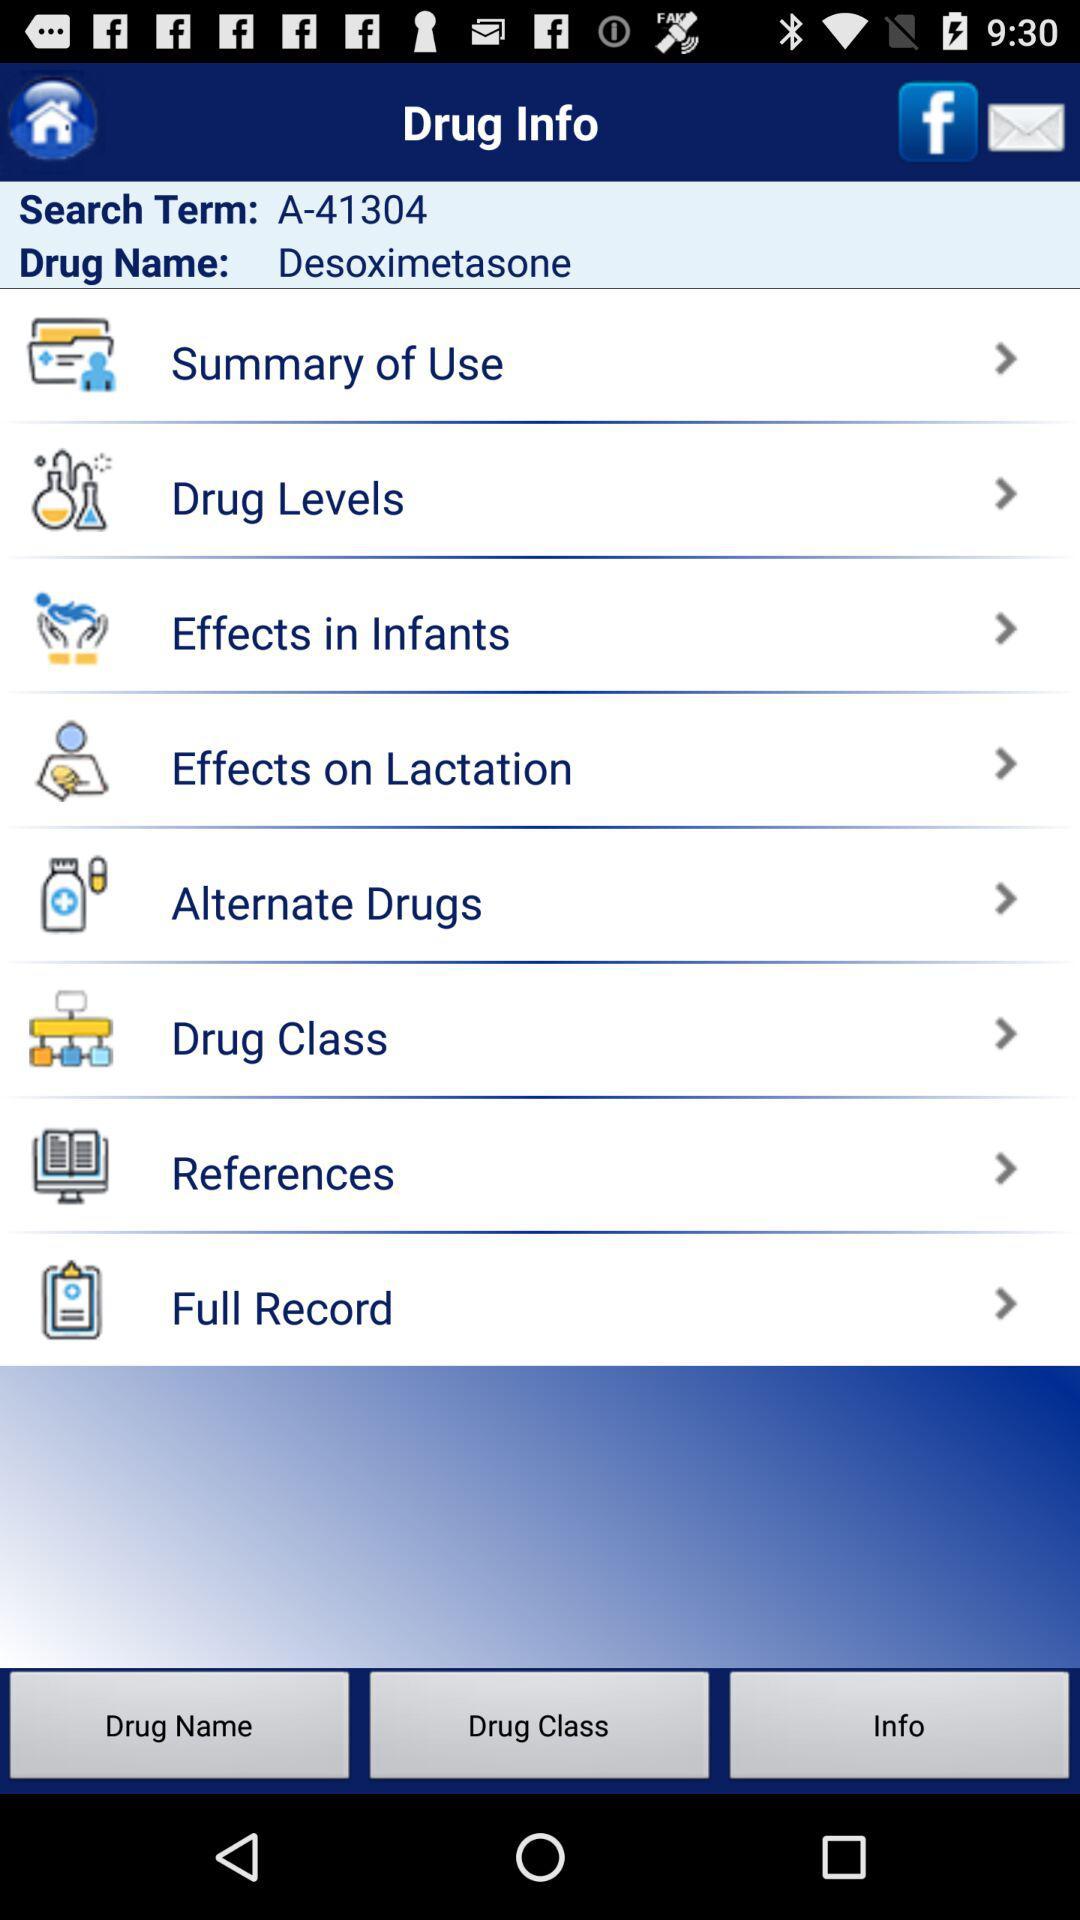 The image size is (1080, 1920). What do you see at coordinates (70, 1164) in the screenshot?
I see `open references` at bounding box center [70, 1164].